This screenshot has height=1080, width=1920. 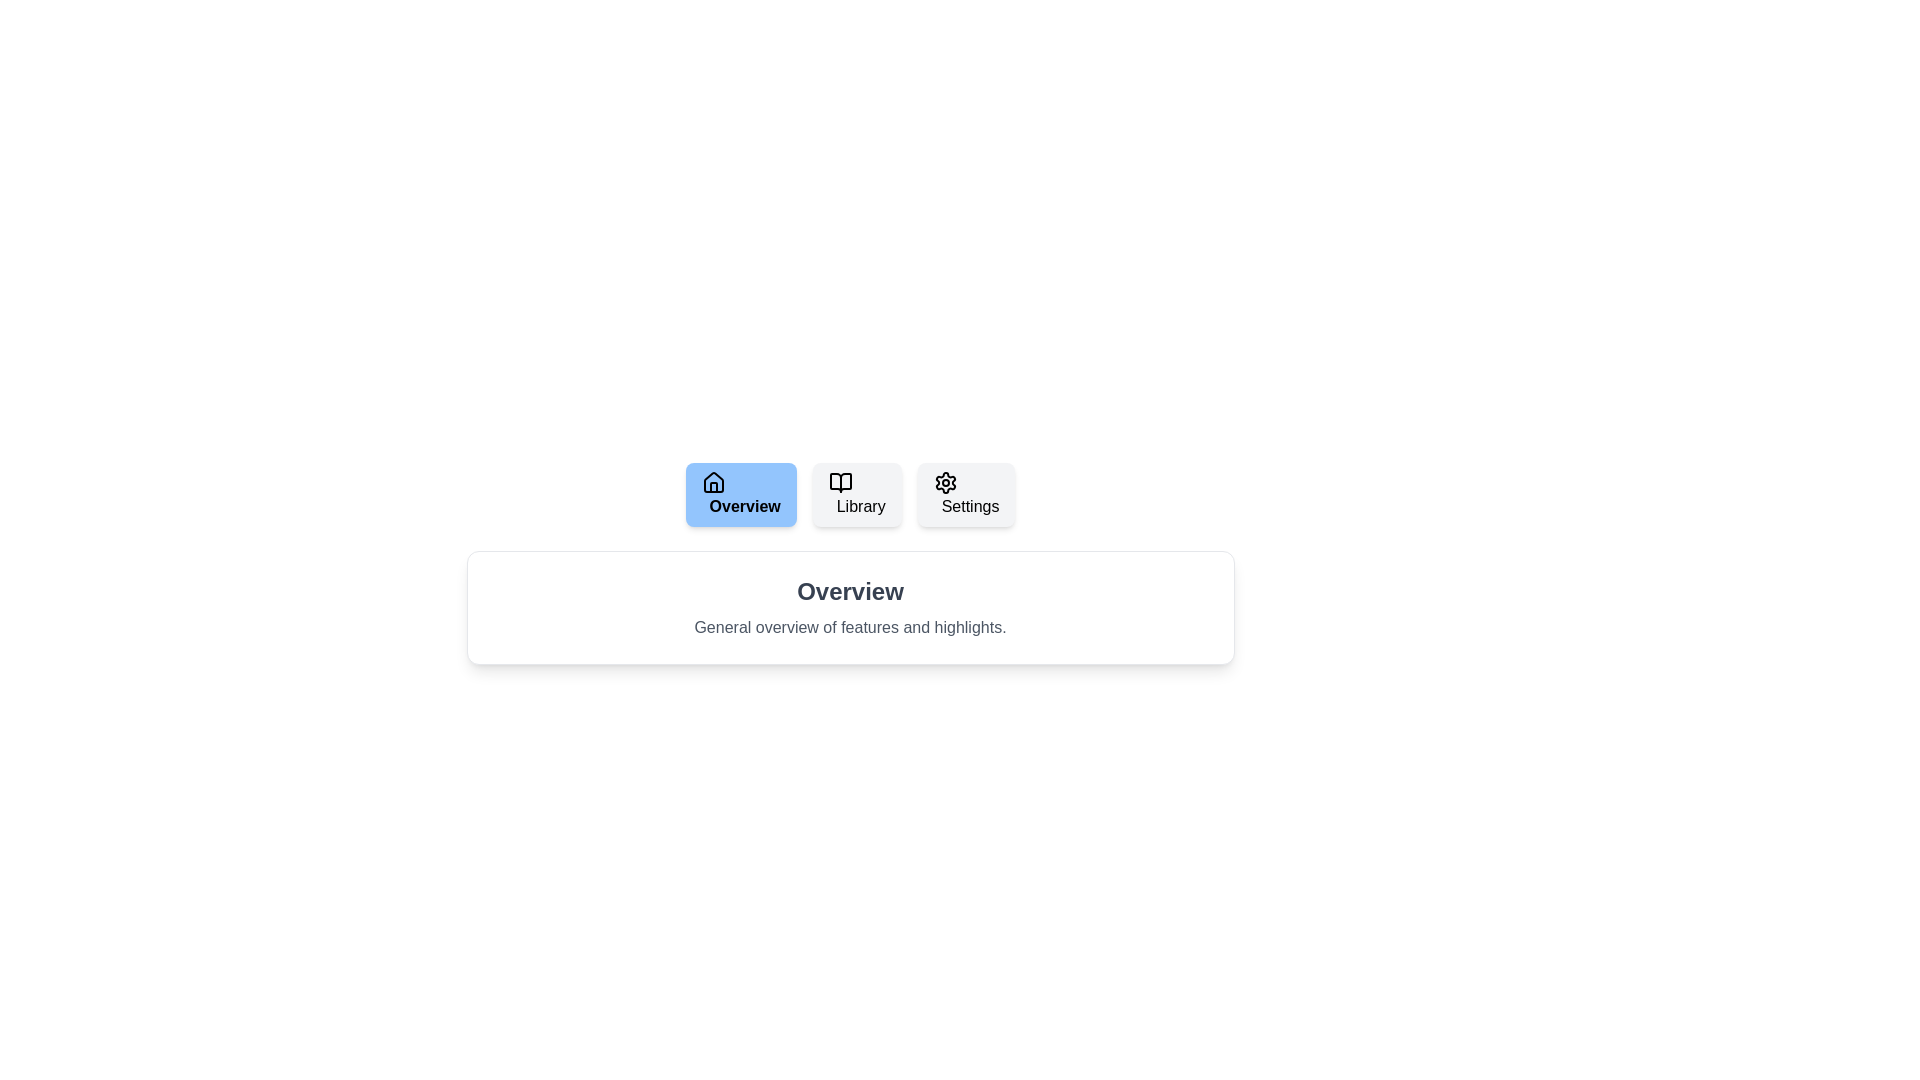 What do you see at coordinates (857, 494) in the screenshot?
I see `the tab labeled Library to switch to that tab` at bounding box center [857, 494].